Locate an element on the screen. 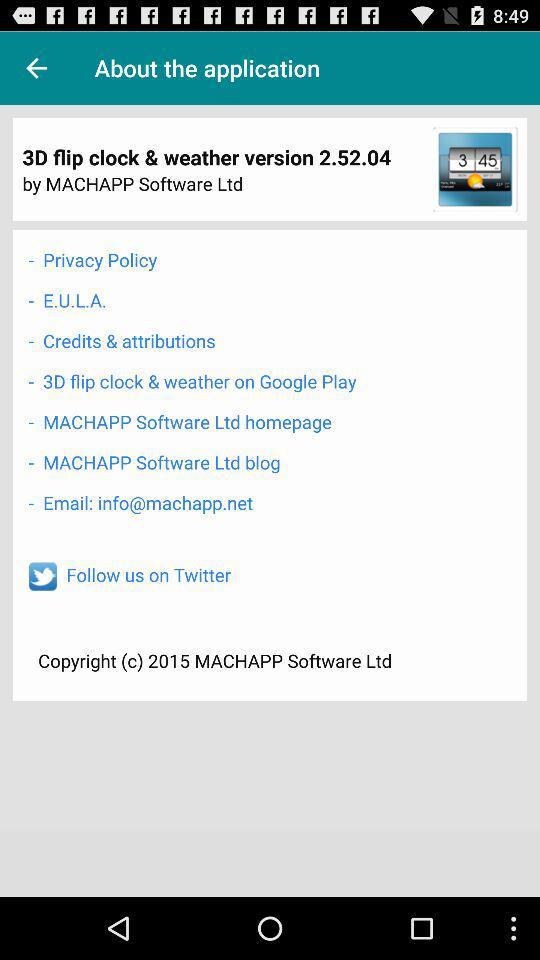  previous is located at coordinates (36, 68).